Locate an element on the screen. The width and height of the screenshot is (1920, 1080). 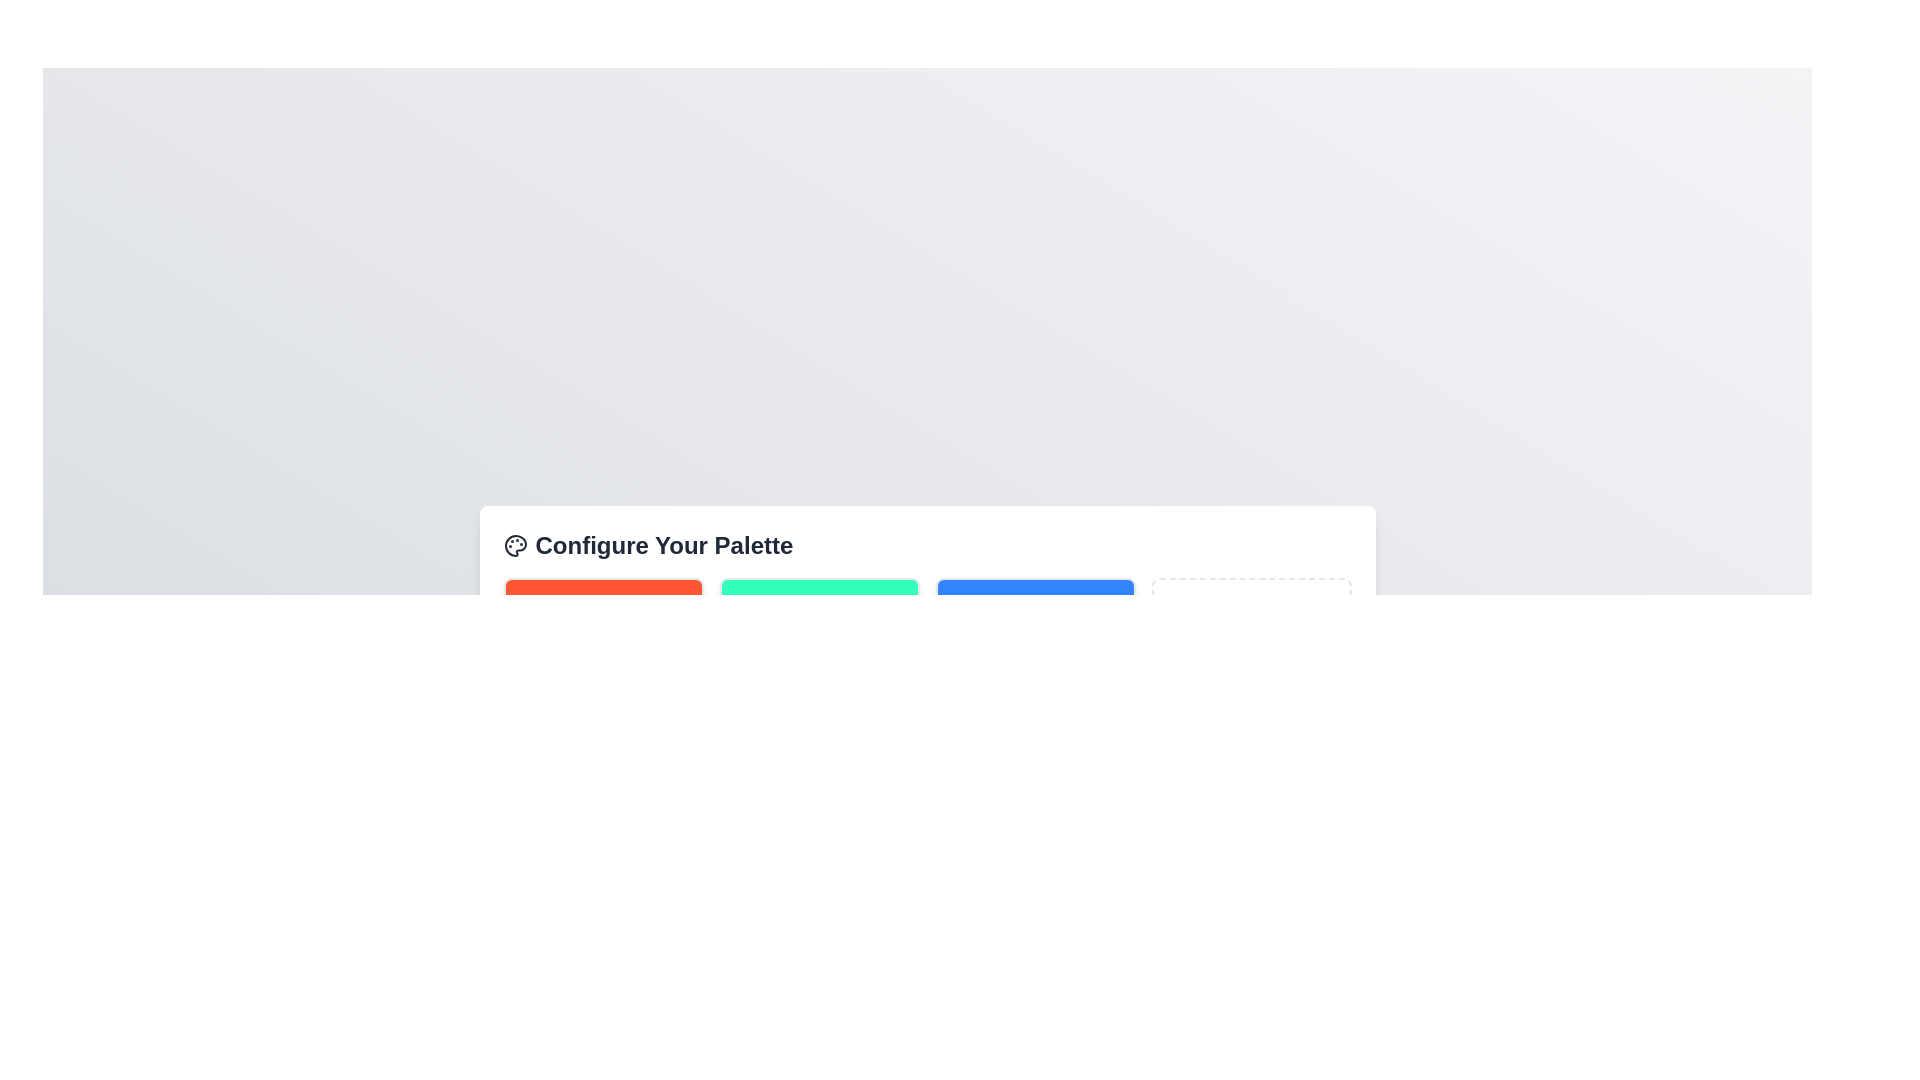
the blue rectangular button with rounded corners, which is the third item in a horizontal grid layout is located at coordinates (1035, 608).